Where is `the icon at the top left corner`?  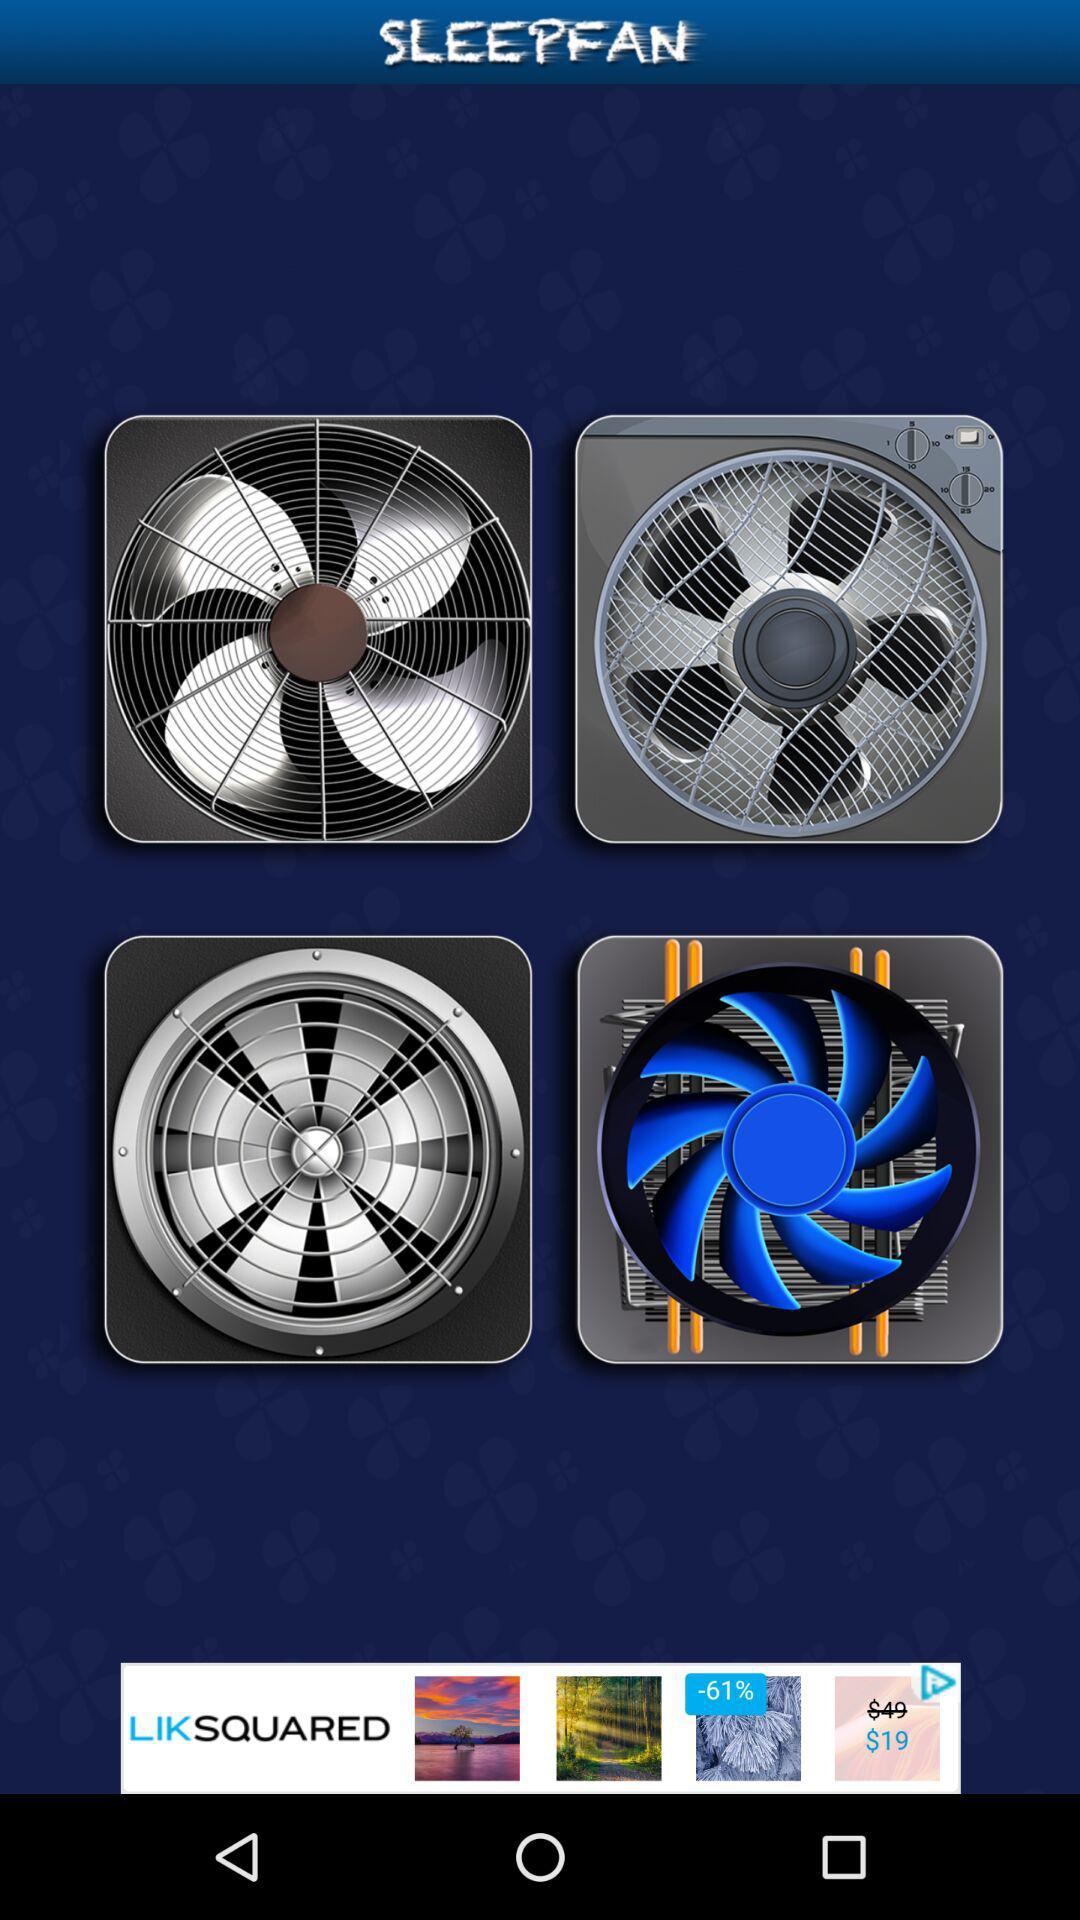
the icon at the top left corner is located at coordinates (304, 635).